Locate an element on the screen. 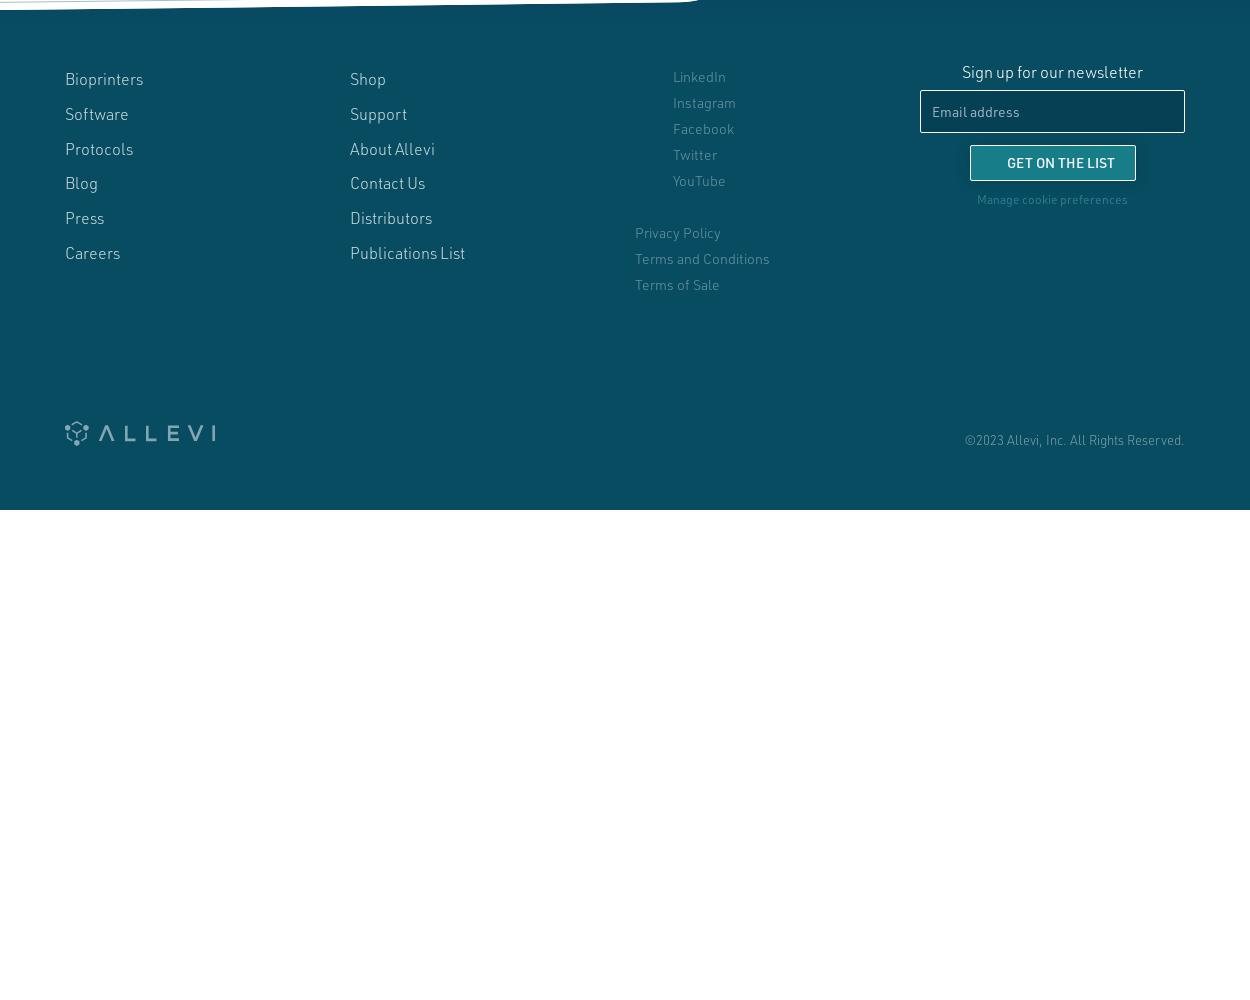 The height and width of the screenshot is (1000, 1250). '©2023 Allevi, Inc. All Rights Reserved.' is located at coordinates (1074, 438).